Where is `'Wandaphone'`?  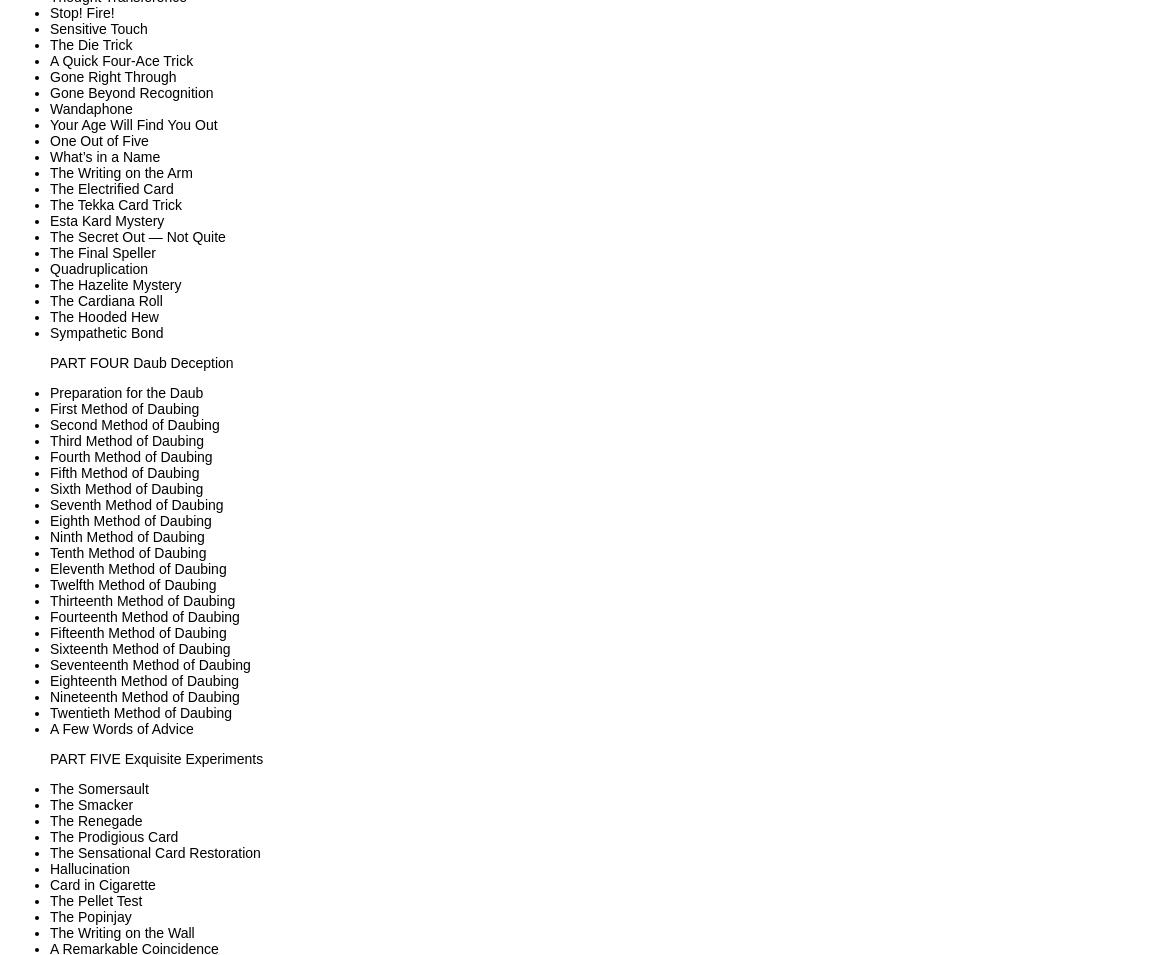
'Wandaphone' is located at coordinates (90, 107).